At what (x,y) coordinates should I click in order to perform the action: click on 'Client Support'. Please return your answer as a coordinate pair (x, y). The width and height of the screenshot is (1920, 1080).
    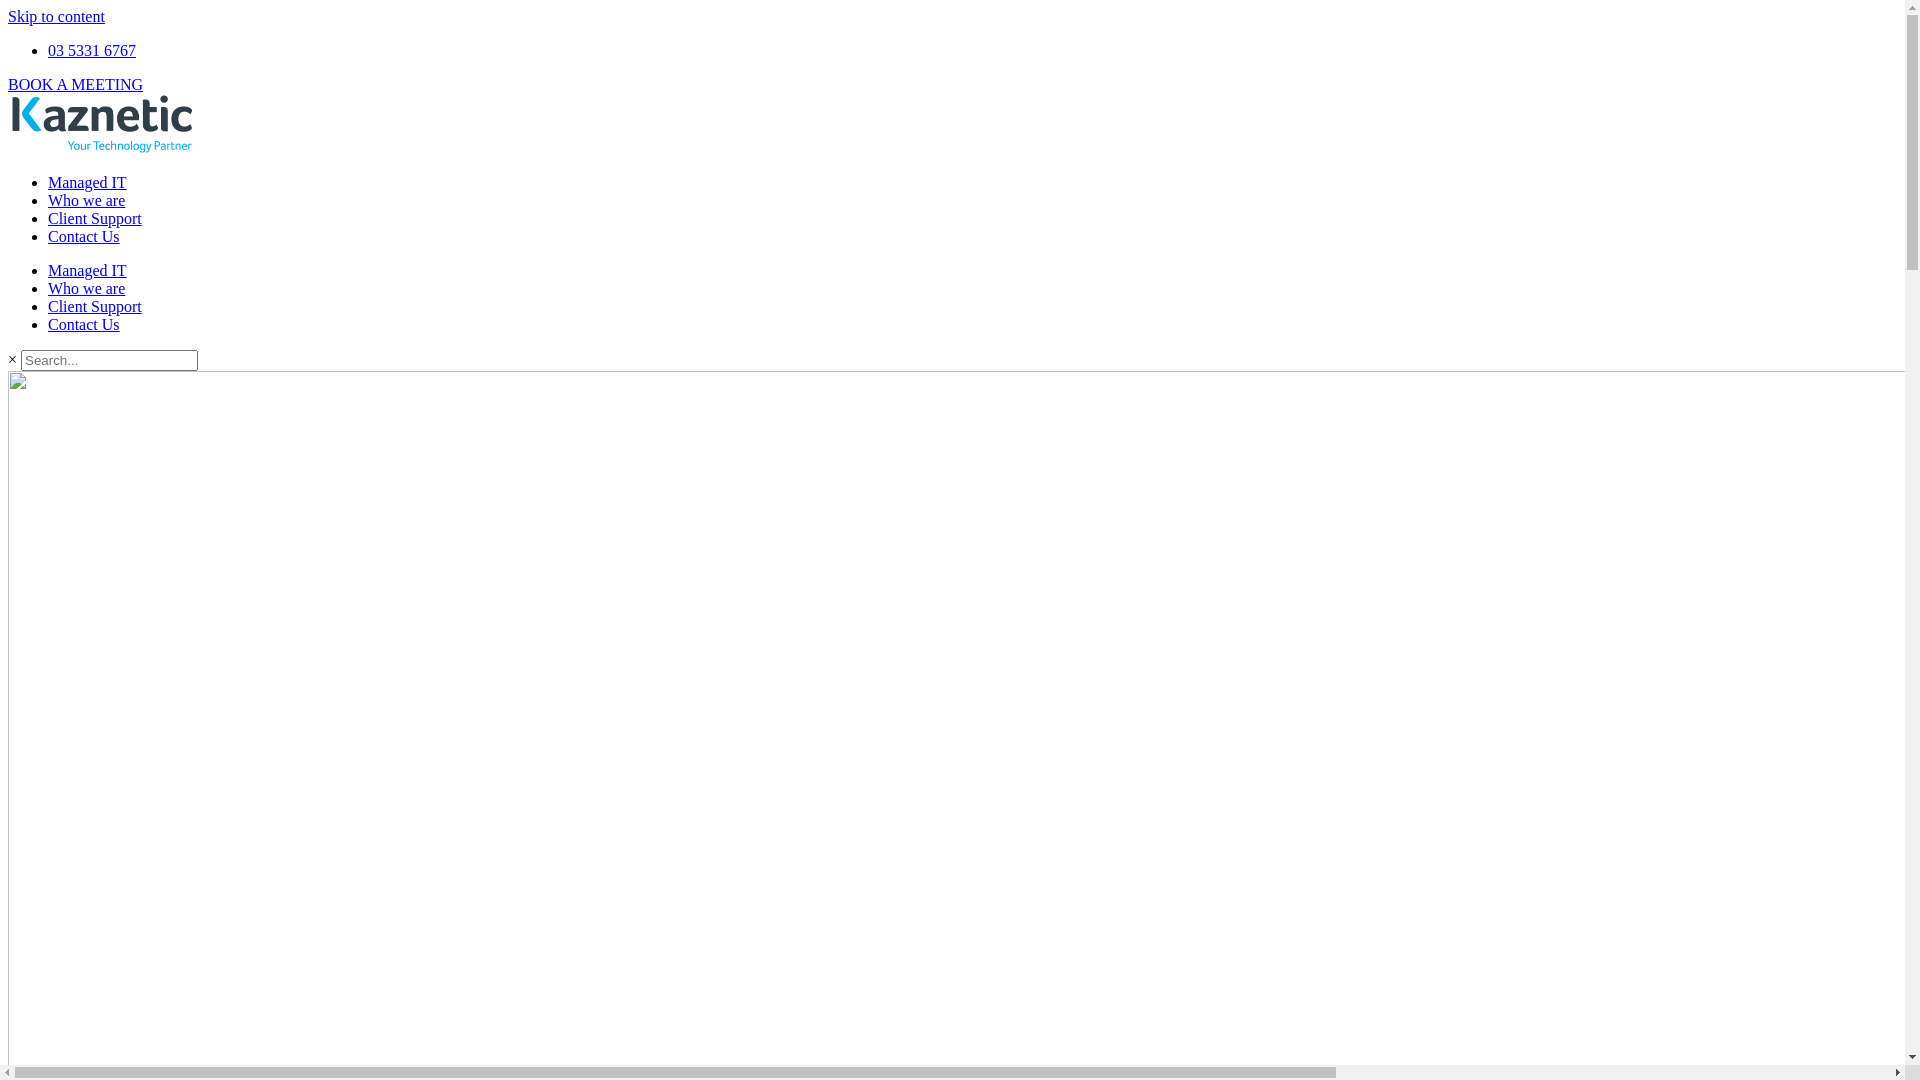
    Looking at the image, I should click on (94, 218).